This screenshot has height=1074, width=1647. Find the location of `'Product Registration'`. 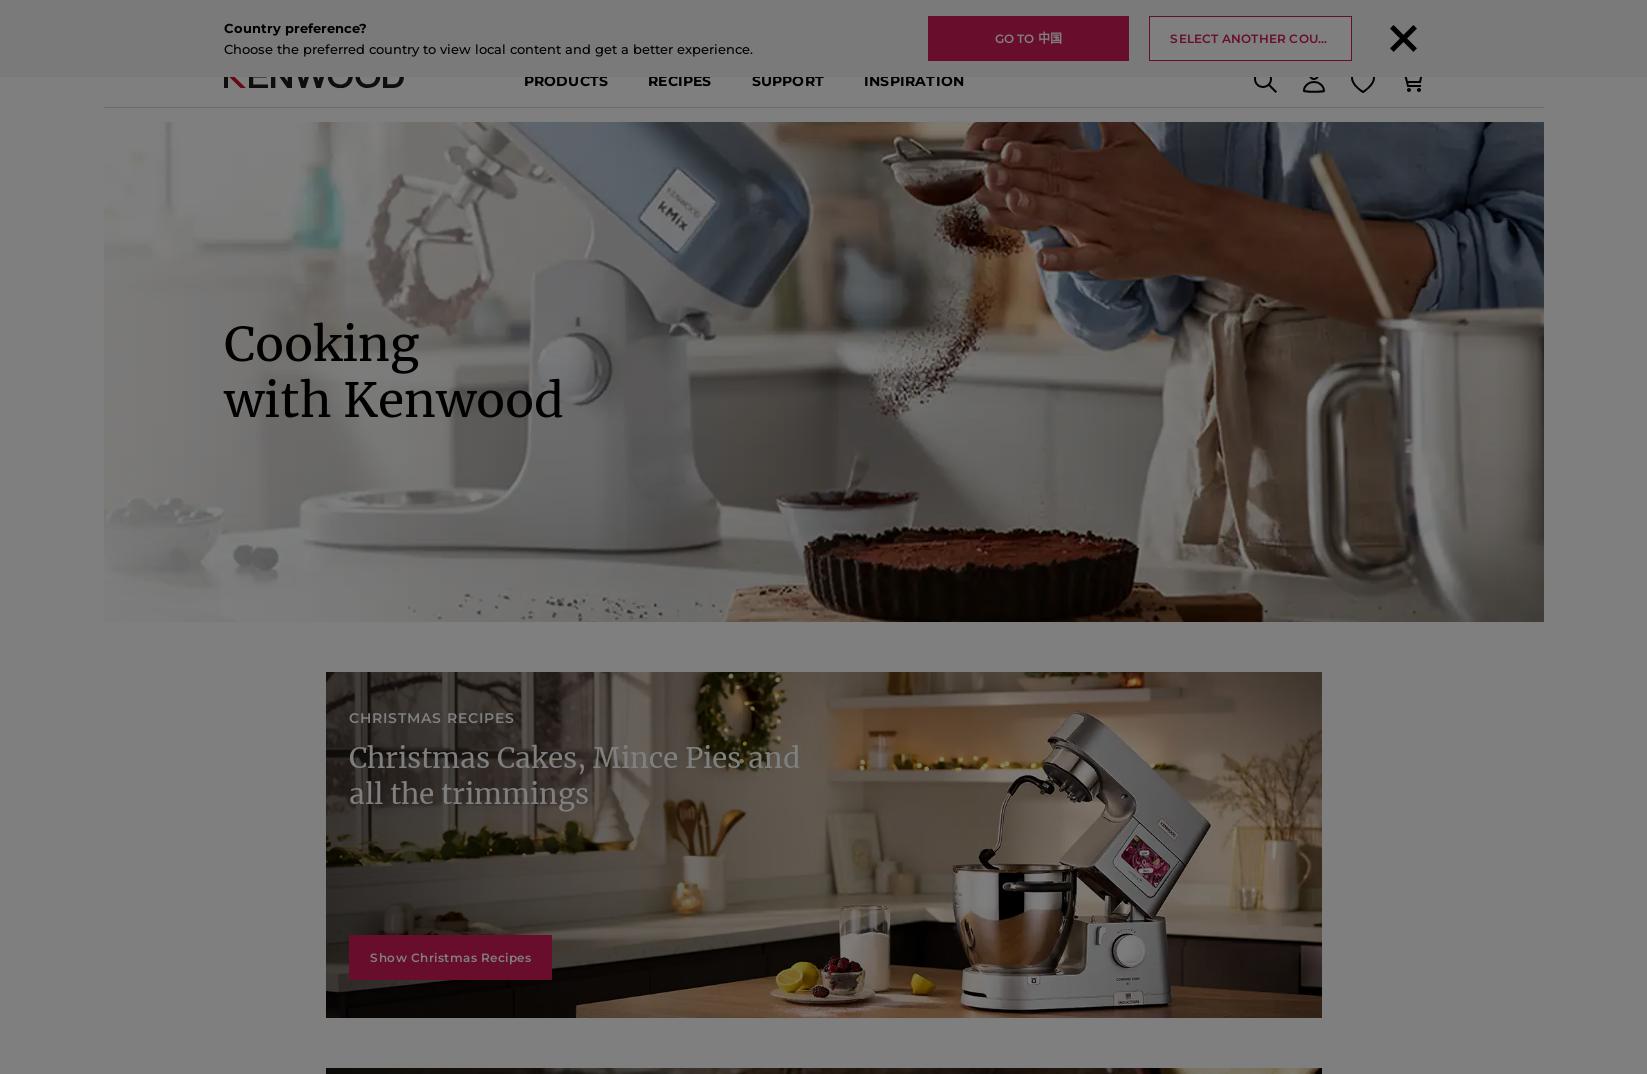

'Product Registration' is located at coordinates (1296, 59).